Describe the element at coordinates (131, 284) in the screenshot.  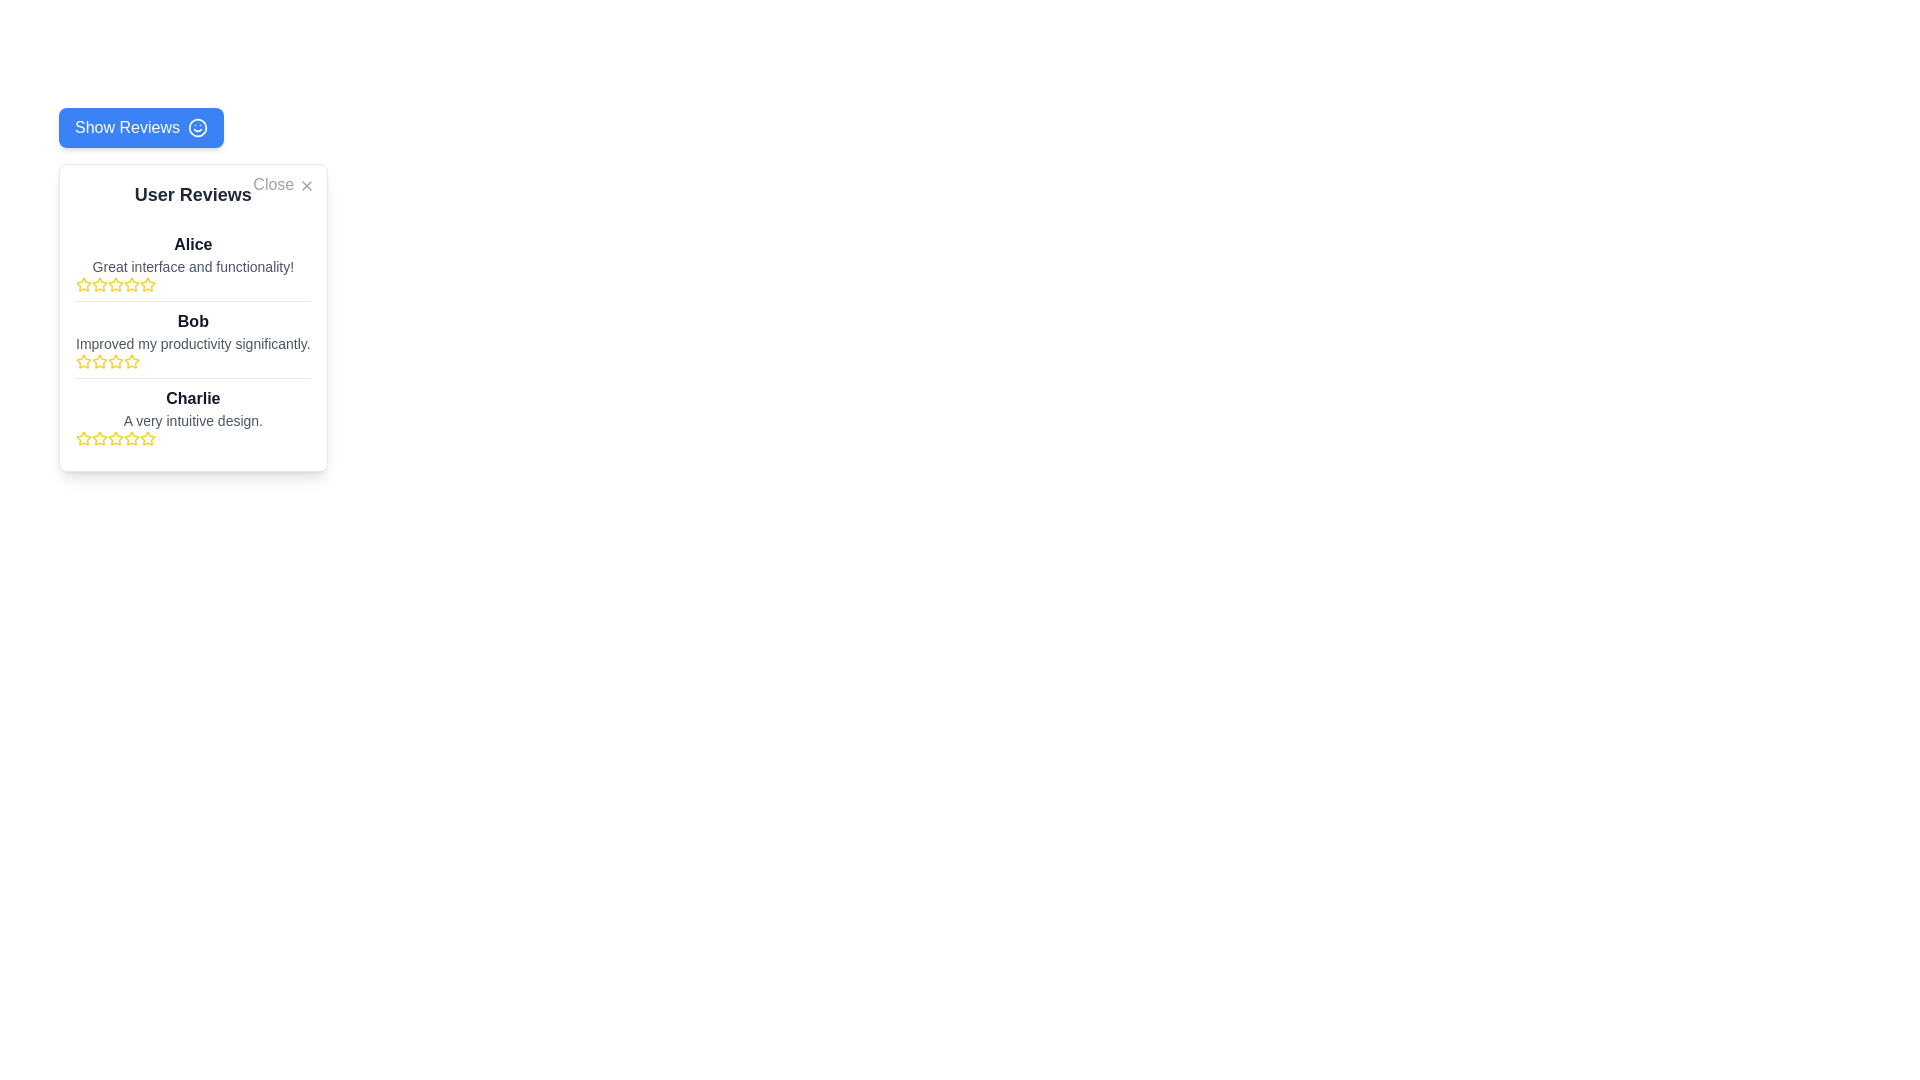
I see `the fourth star in the rating section associated with the user review Alice to rate it` at that location.